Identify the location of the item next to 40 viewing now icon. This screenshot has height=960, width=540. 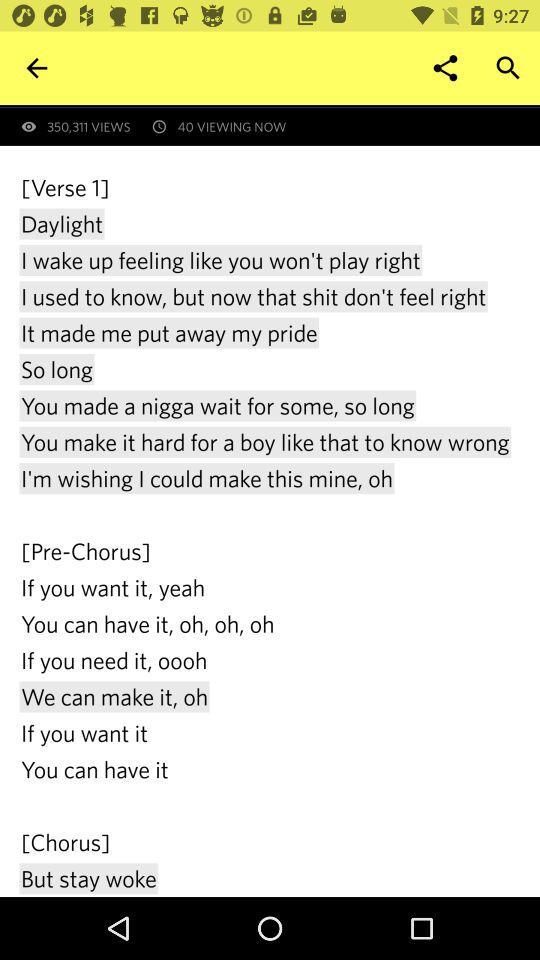
(36, 68).